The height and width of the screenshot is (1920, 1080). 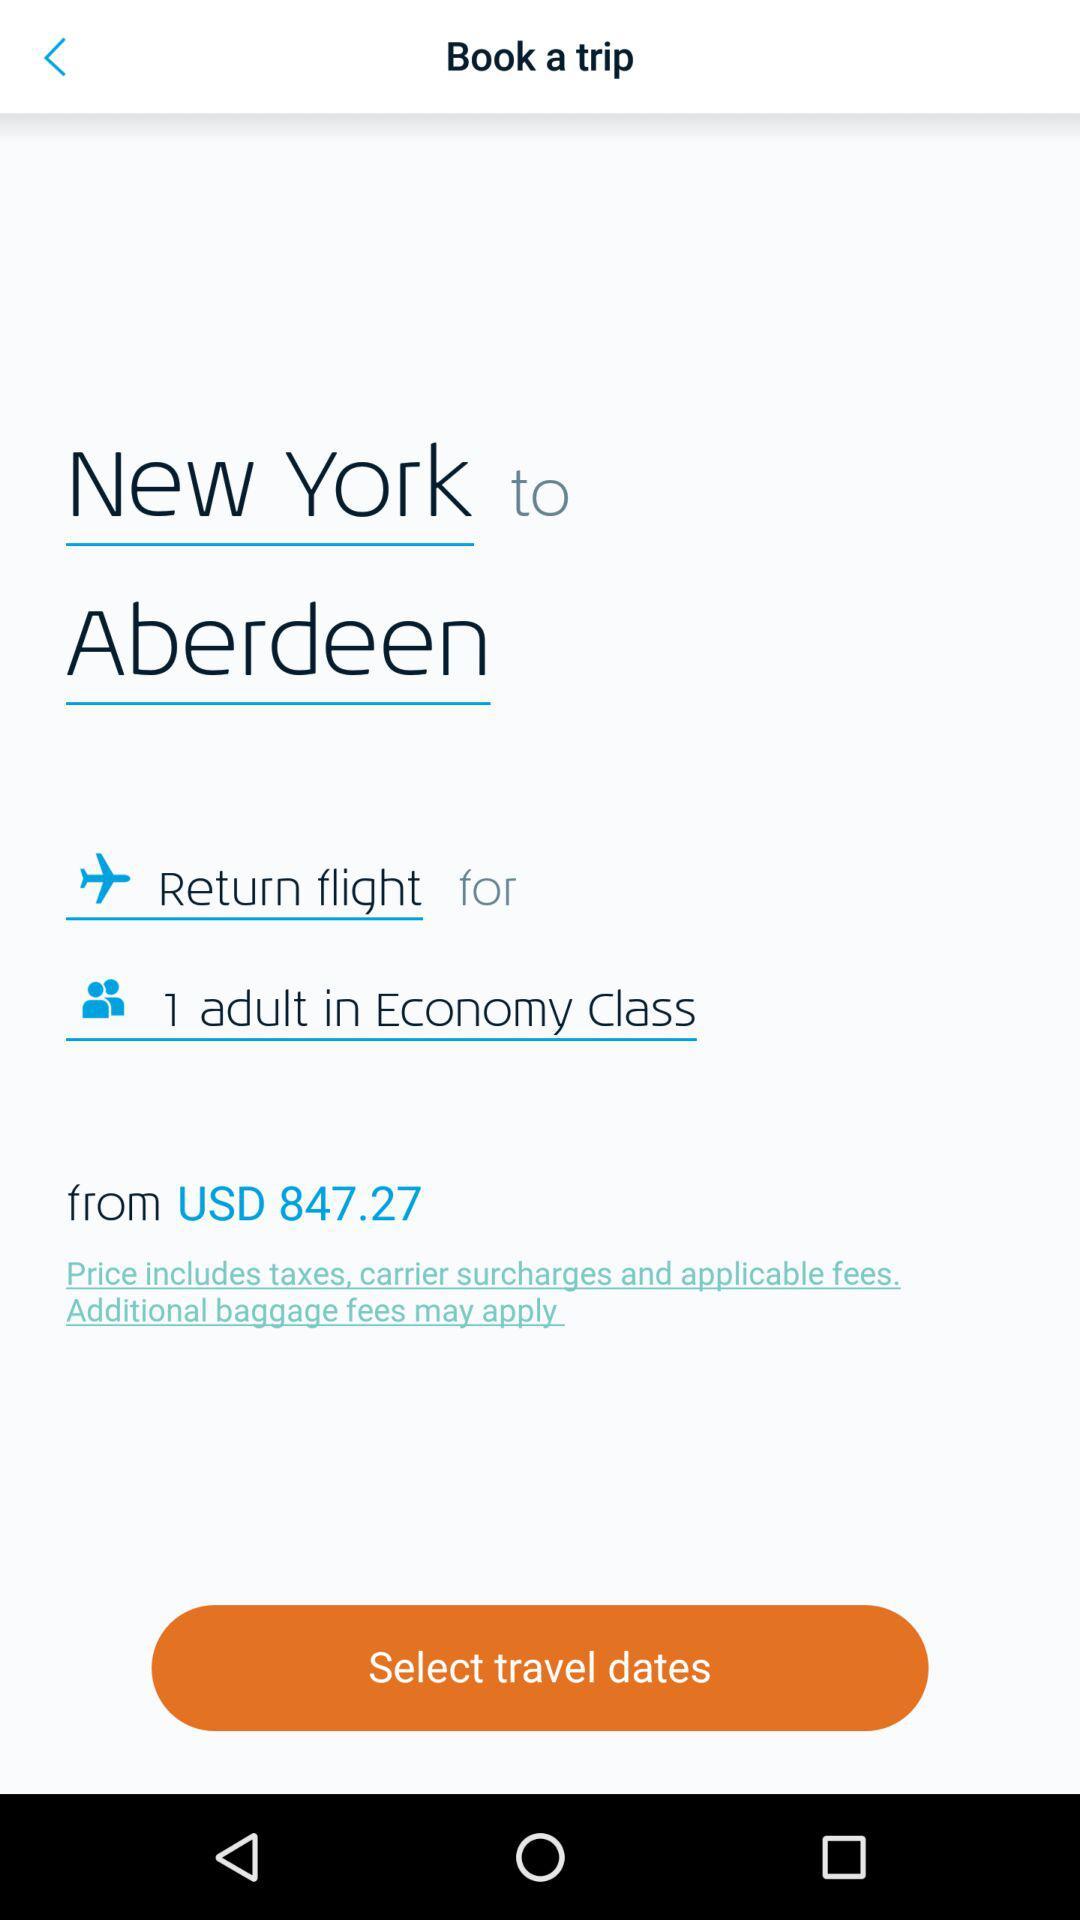 What do you see at coordinates (270, 486) in the screenshot?
I see `new york item` at bounding box center [270, 486].